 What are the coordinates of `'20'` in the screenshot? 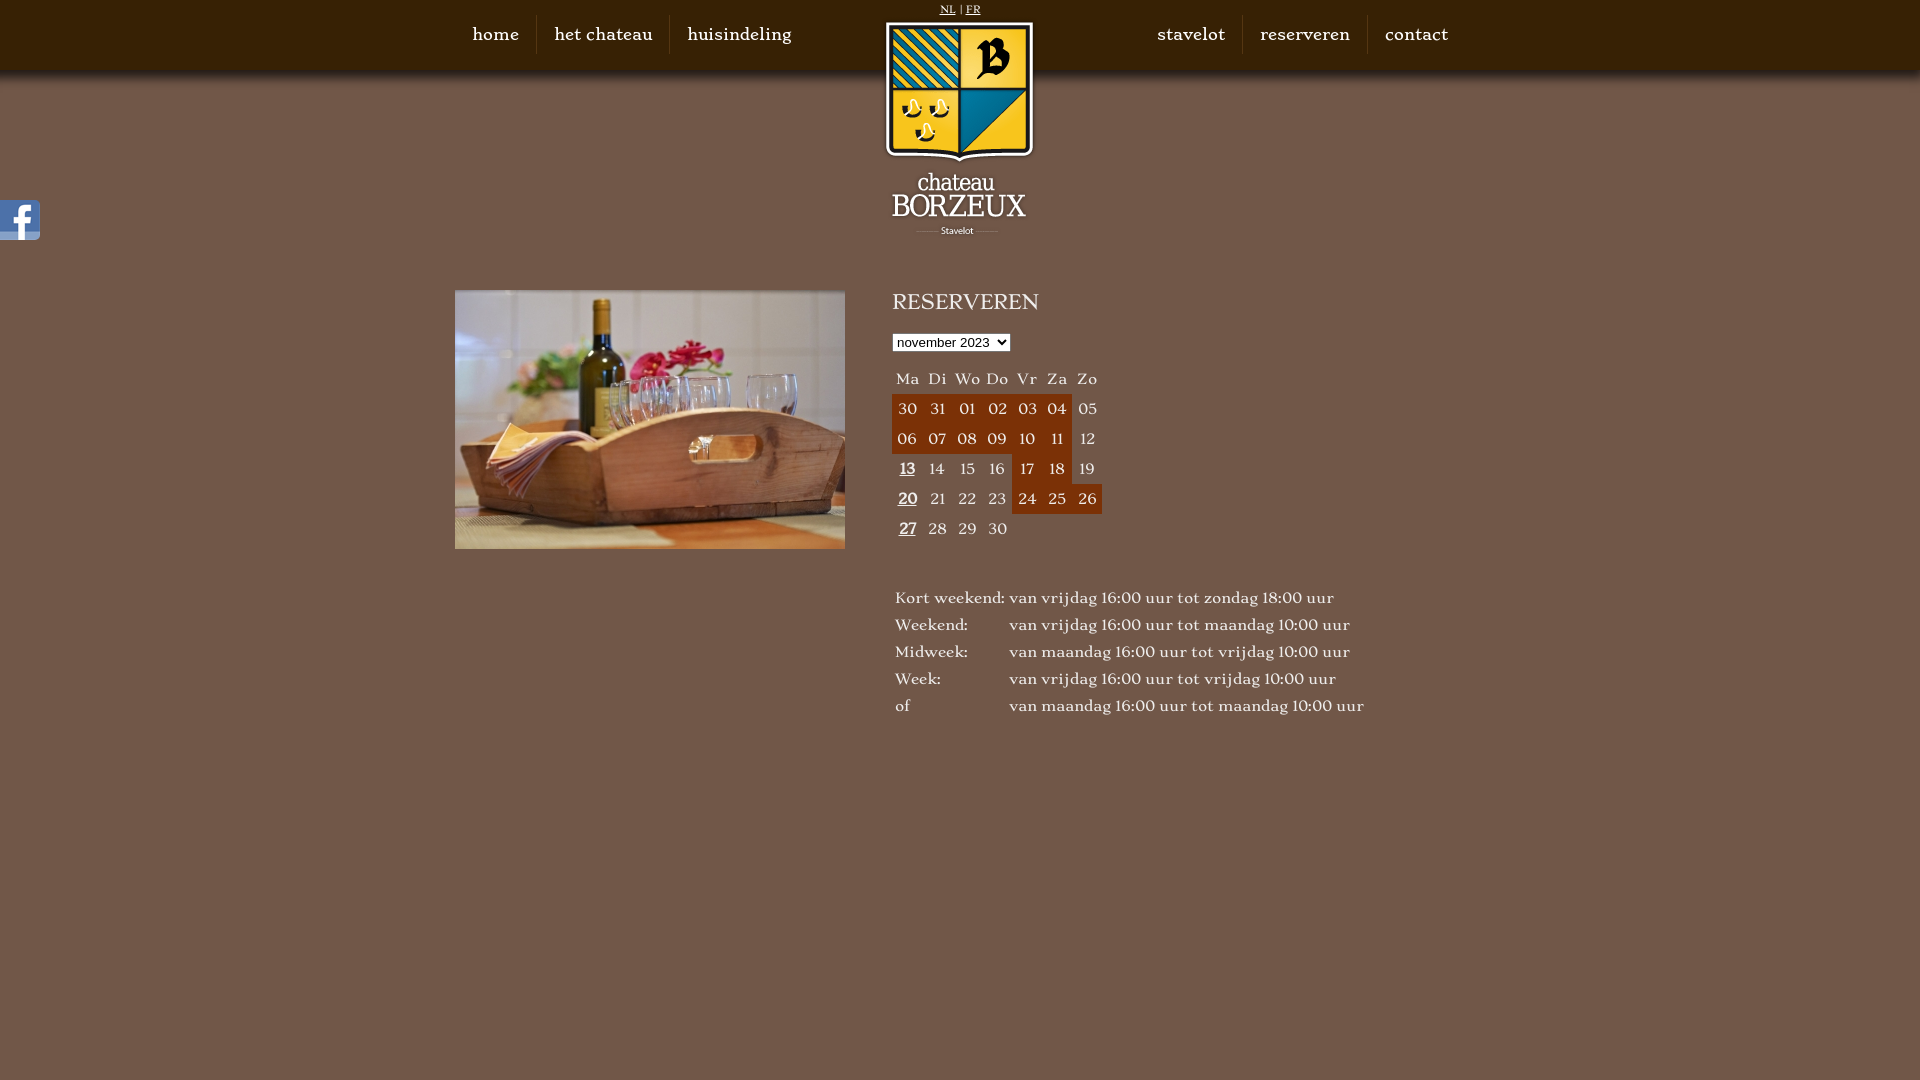 It's located at (906, 497).